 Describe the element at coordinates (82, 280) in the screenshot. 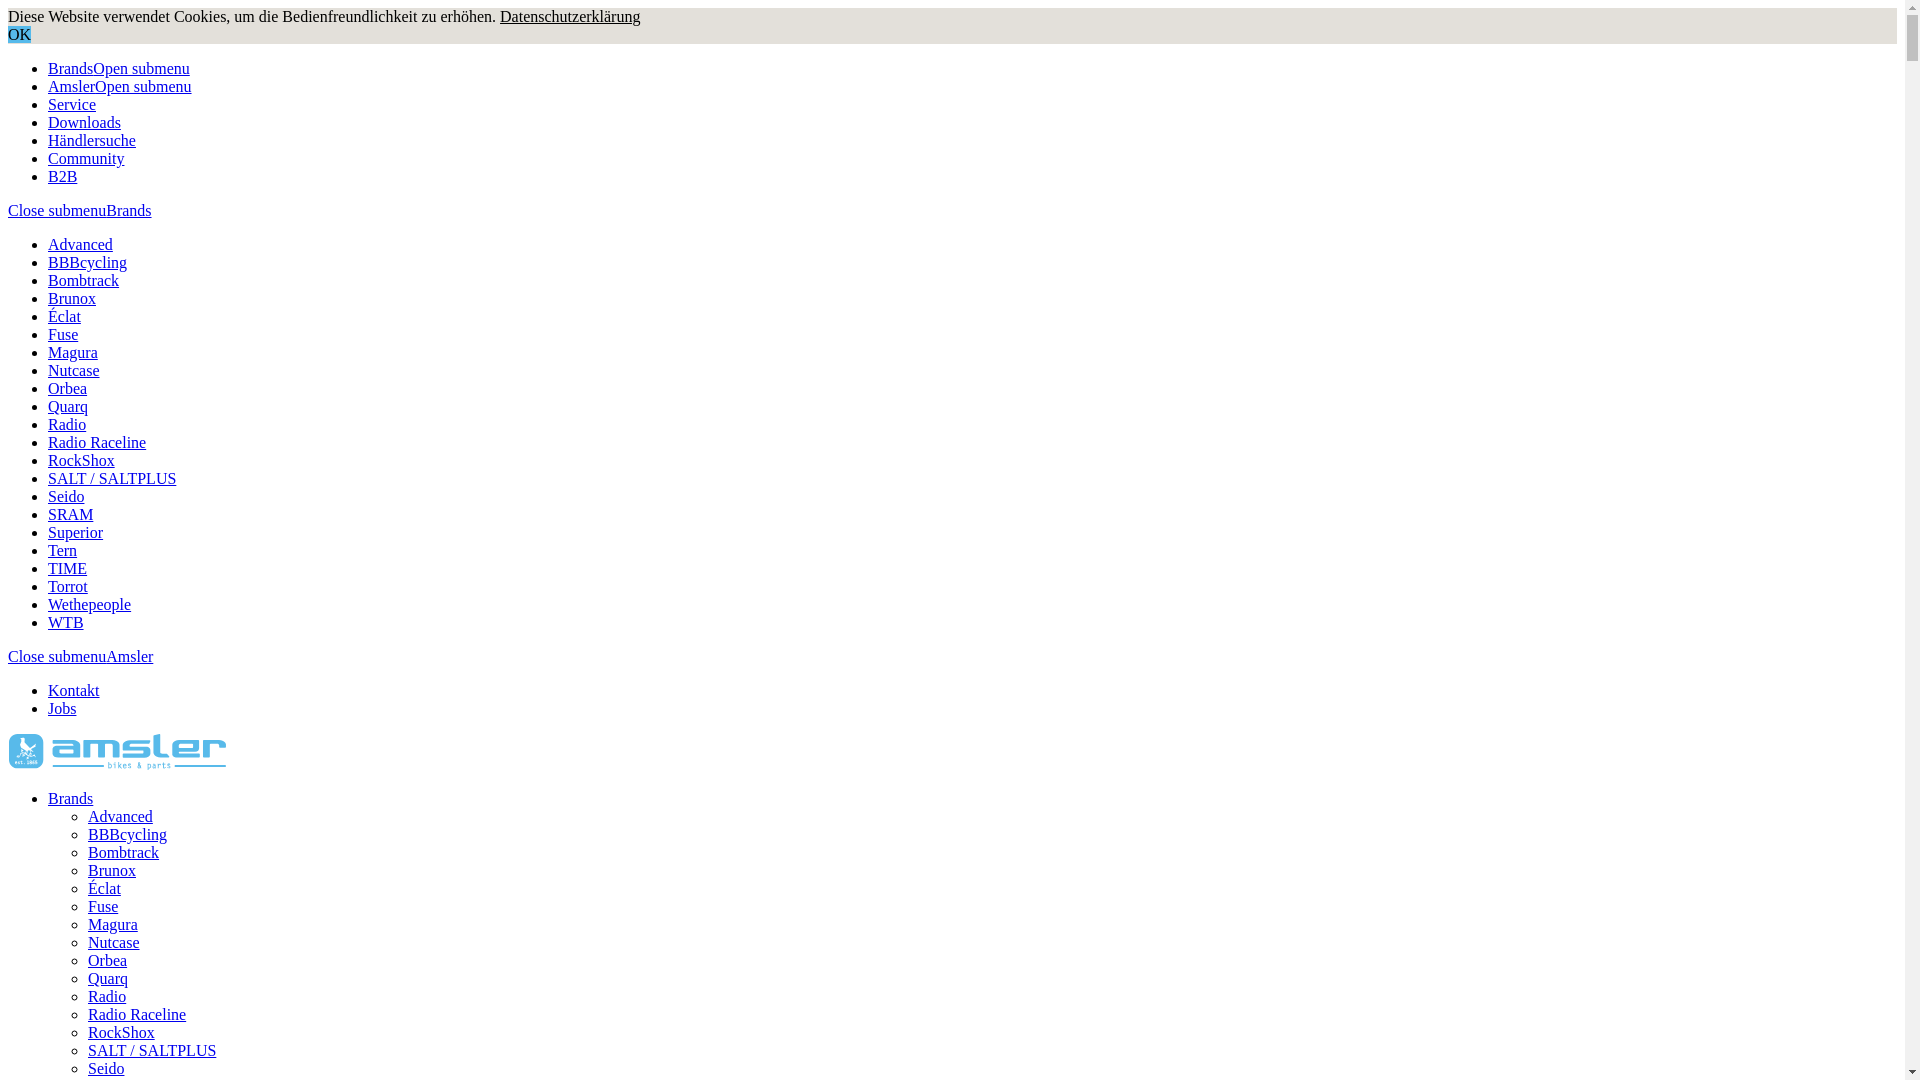

I see `'Bombtrack'` at that location.